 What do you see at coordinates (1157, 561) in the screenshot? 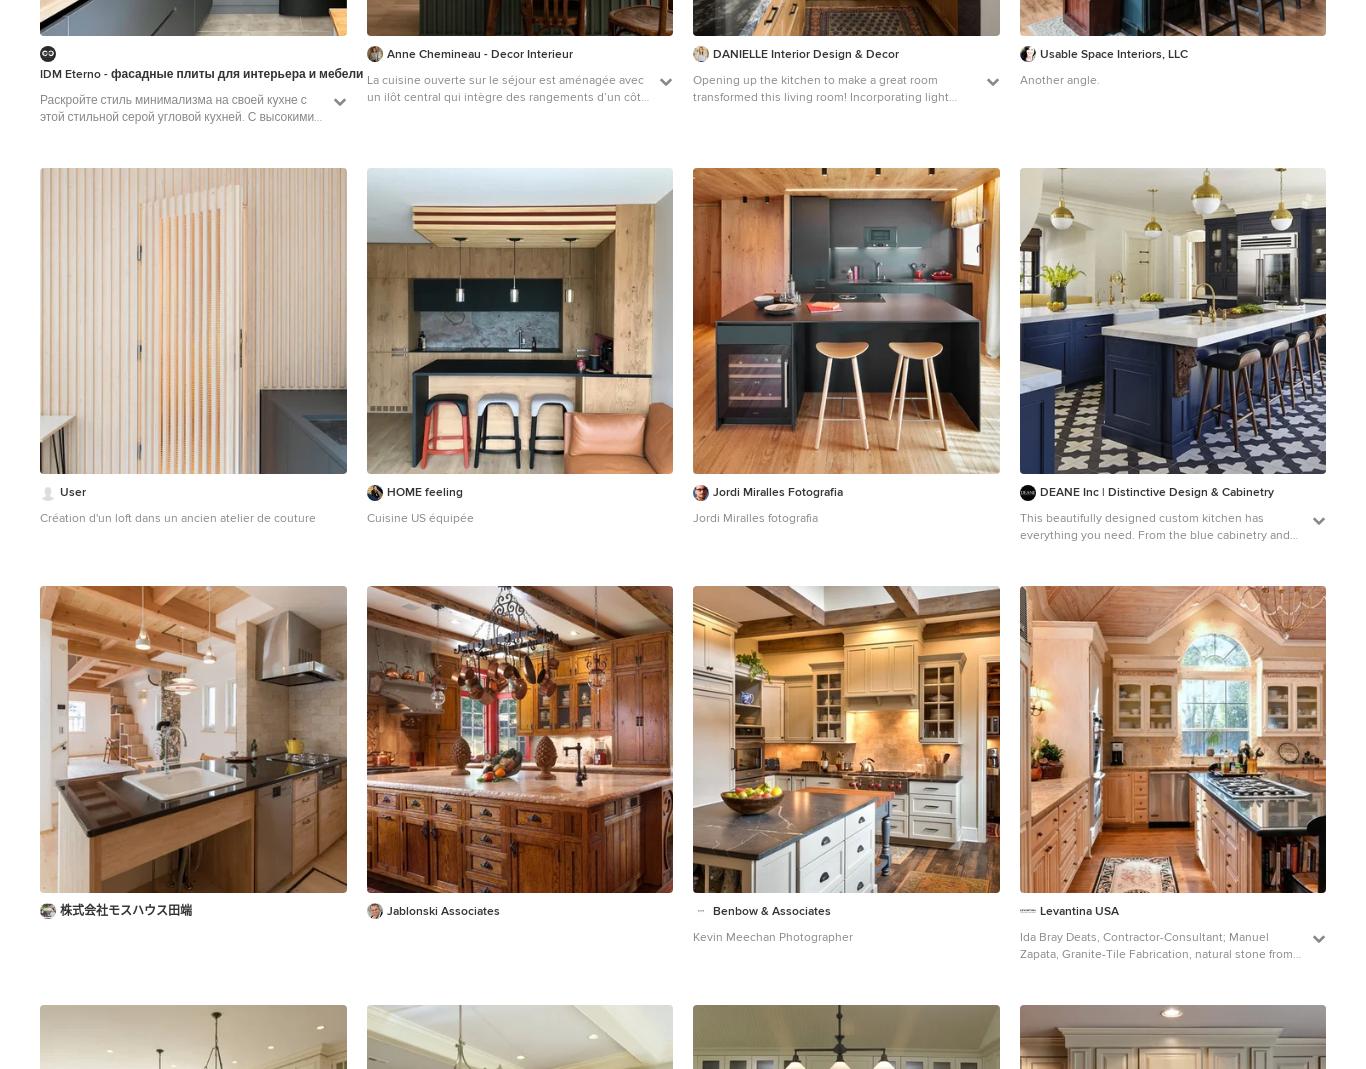
I see `'This beautifully designed custom kitchen has everything you need.  From the blue cabinetry and detailed woodwork to the marble countertops and black and white tile flooring, it provides an open workspace with ample space to entertain family and friends.'` at bounding box center [1157, 561].